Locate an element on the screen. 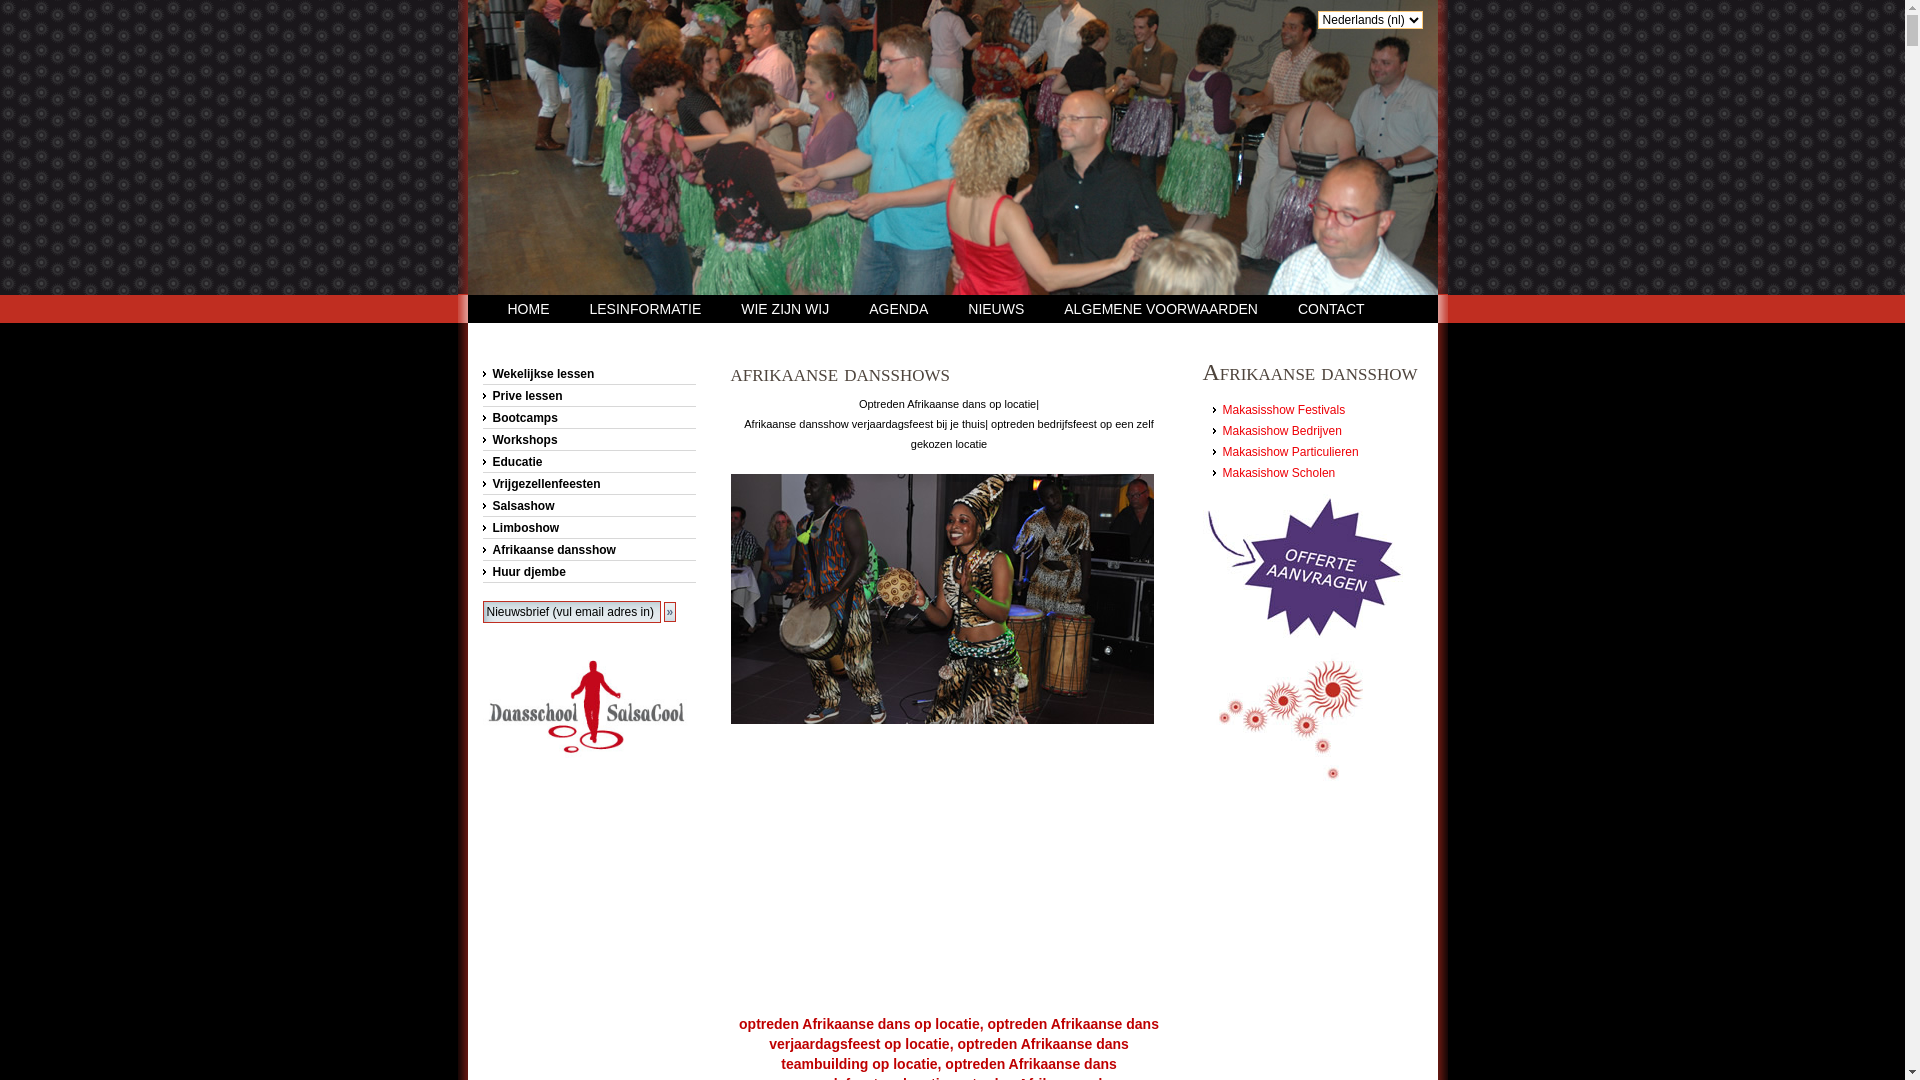  'Makasishow Particulieren' is located at coordinates (1221, 451).